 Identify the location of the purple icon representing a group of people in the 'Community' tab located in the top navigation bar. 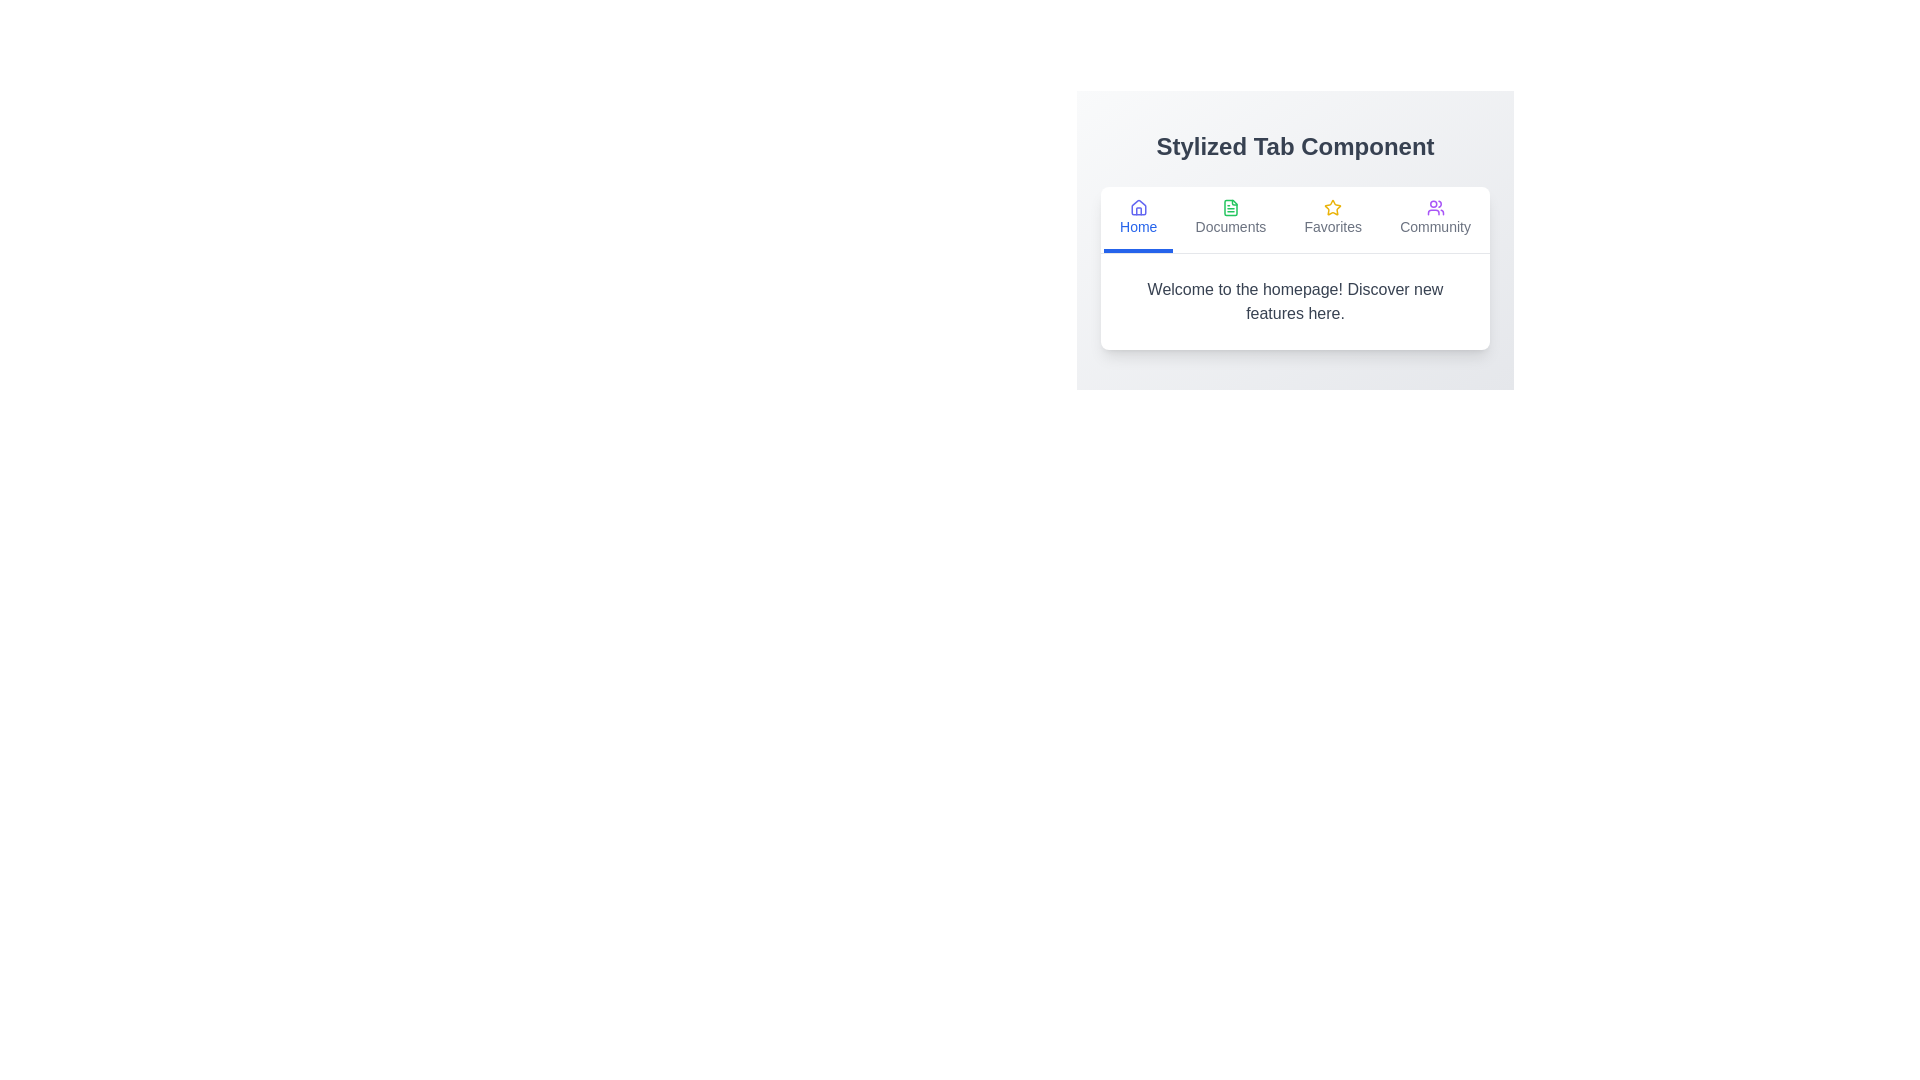
(1434, 208).